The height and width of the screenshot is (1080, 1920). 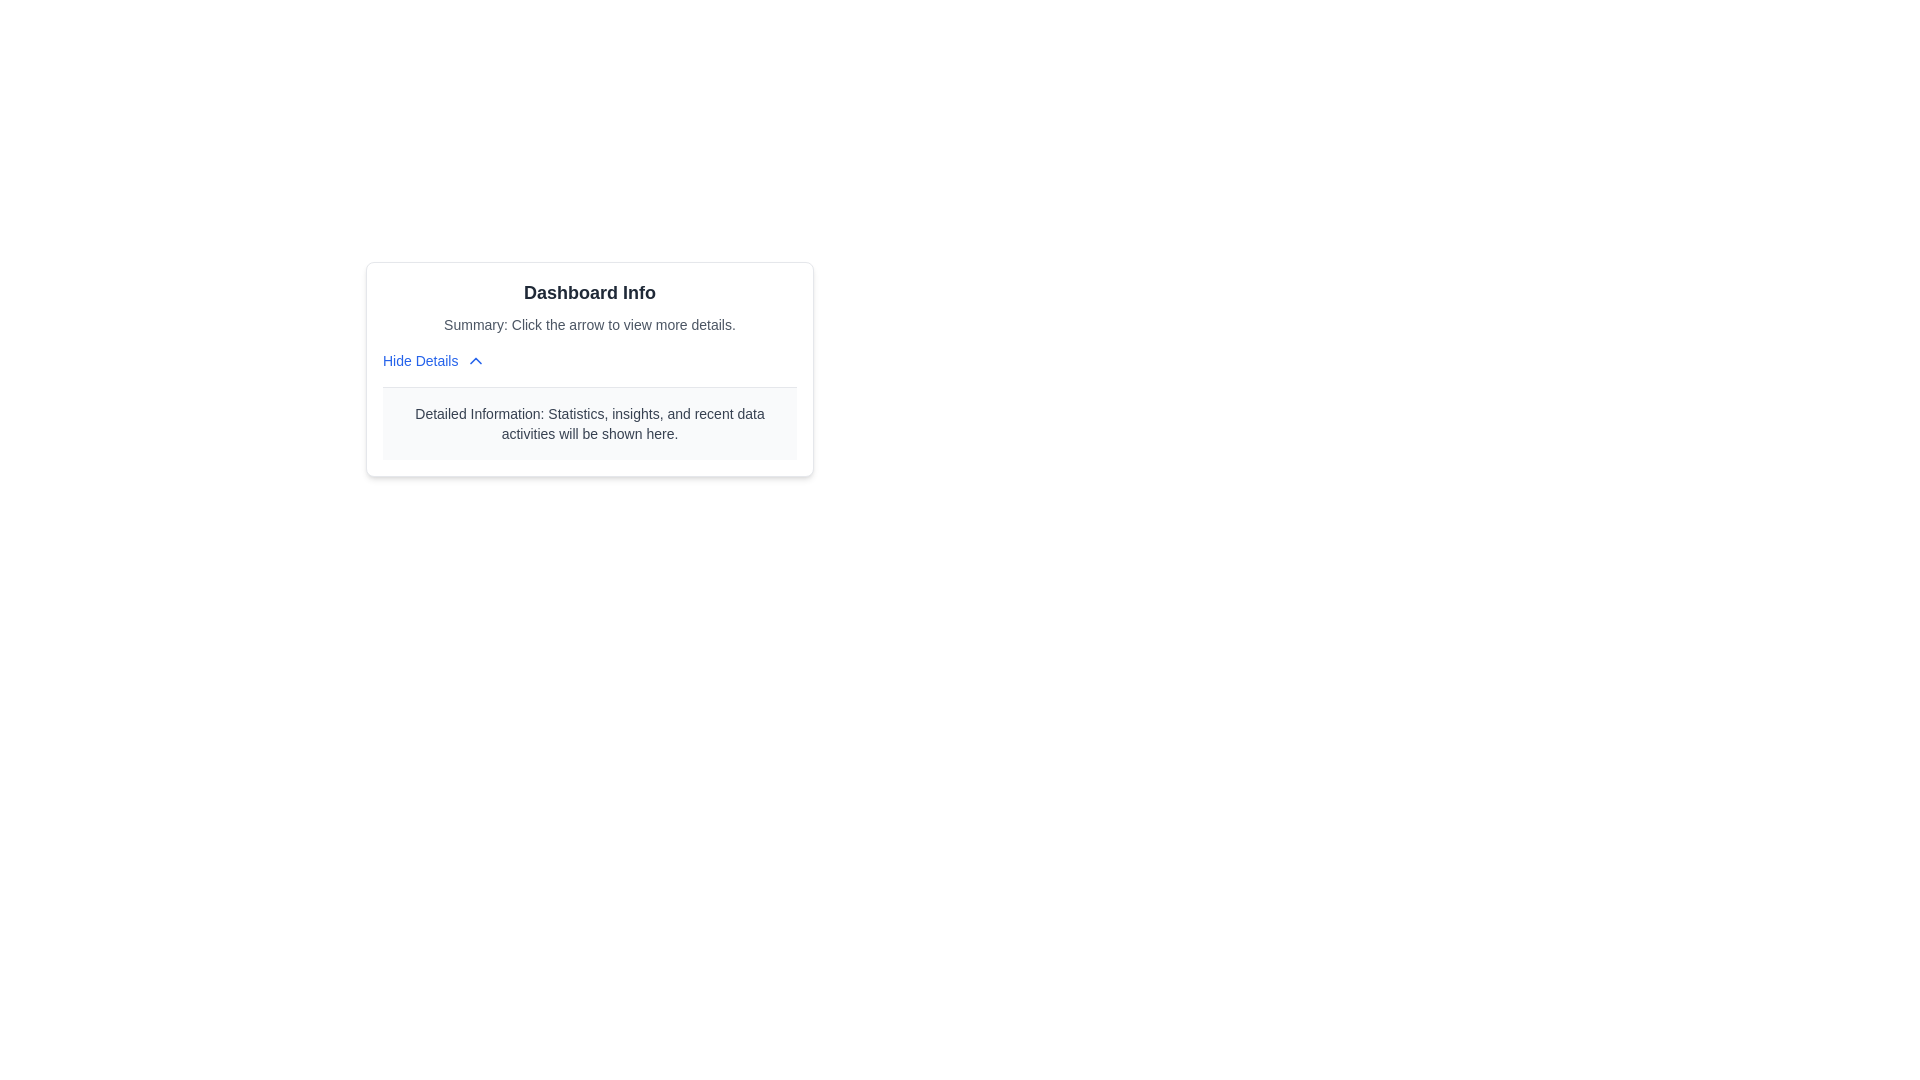 I want to click on the text label or link located to the left of the upward-facing chevron icon, so click(x=419, y=361).